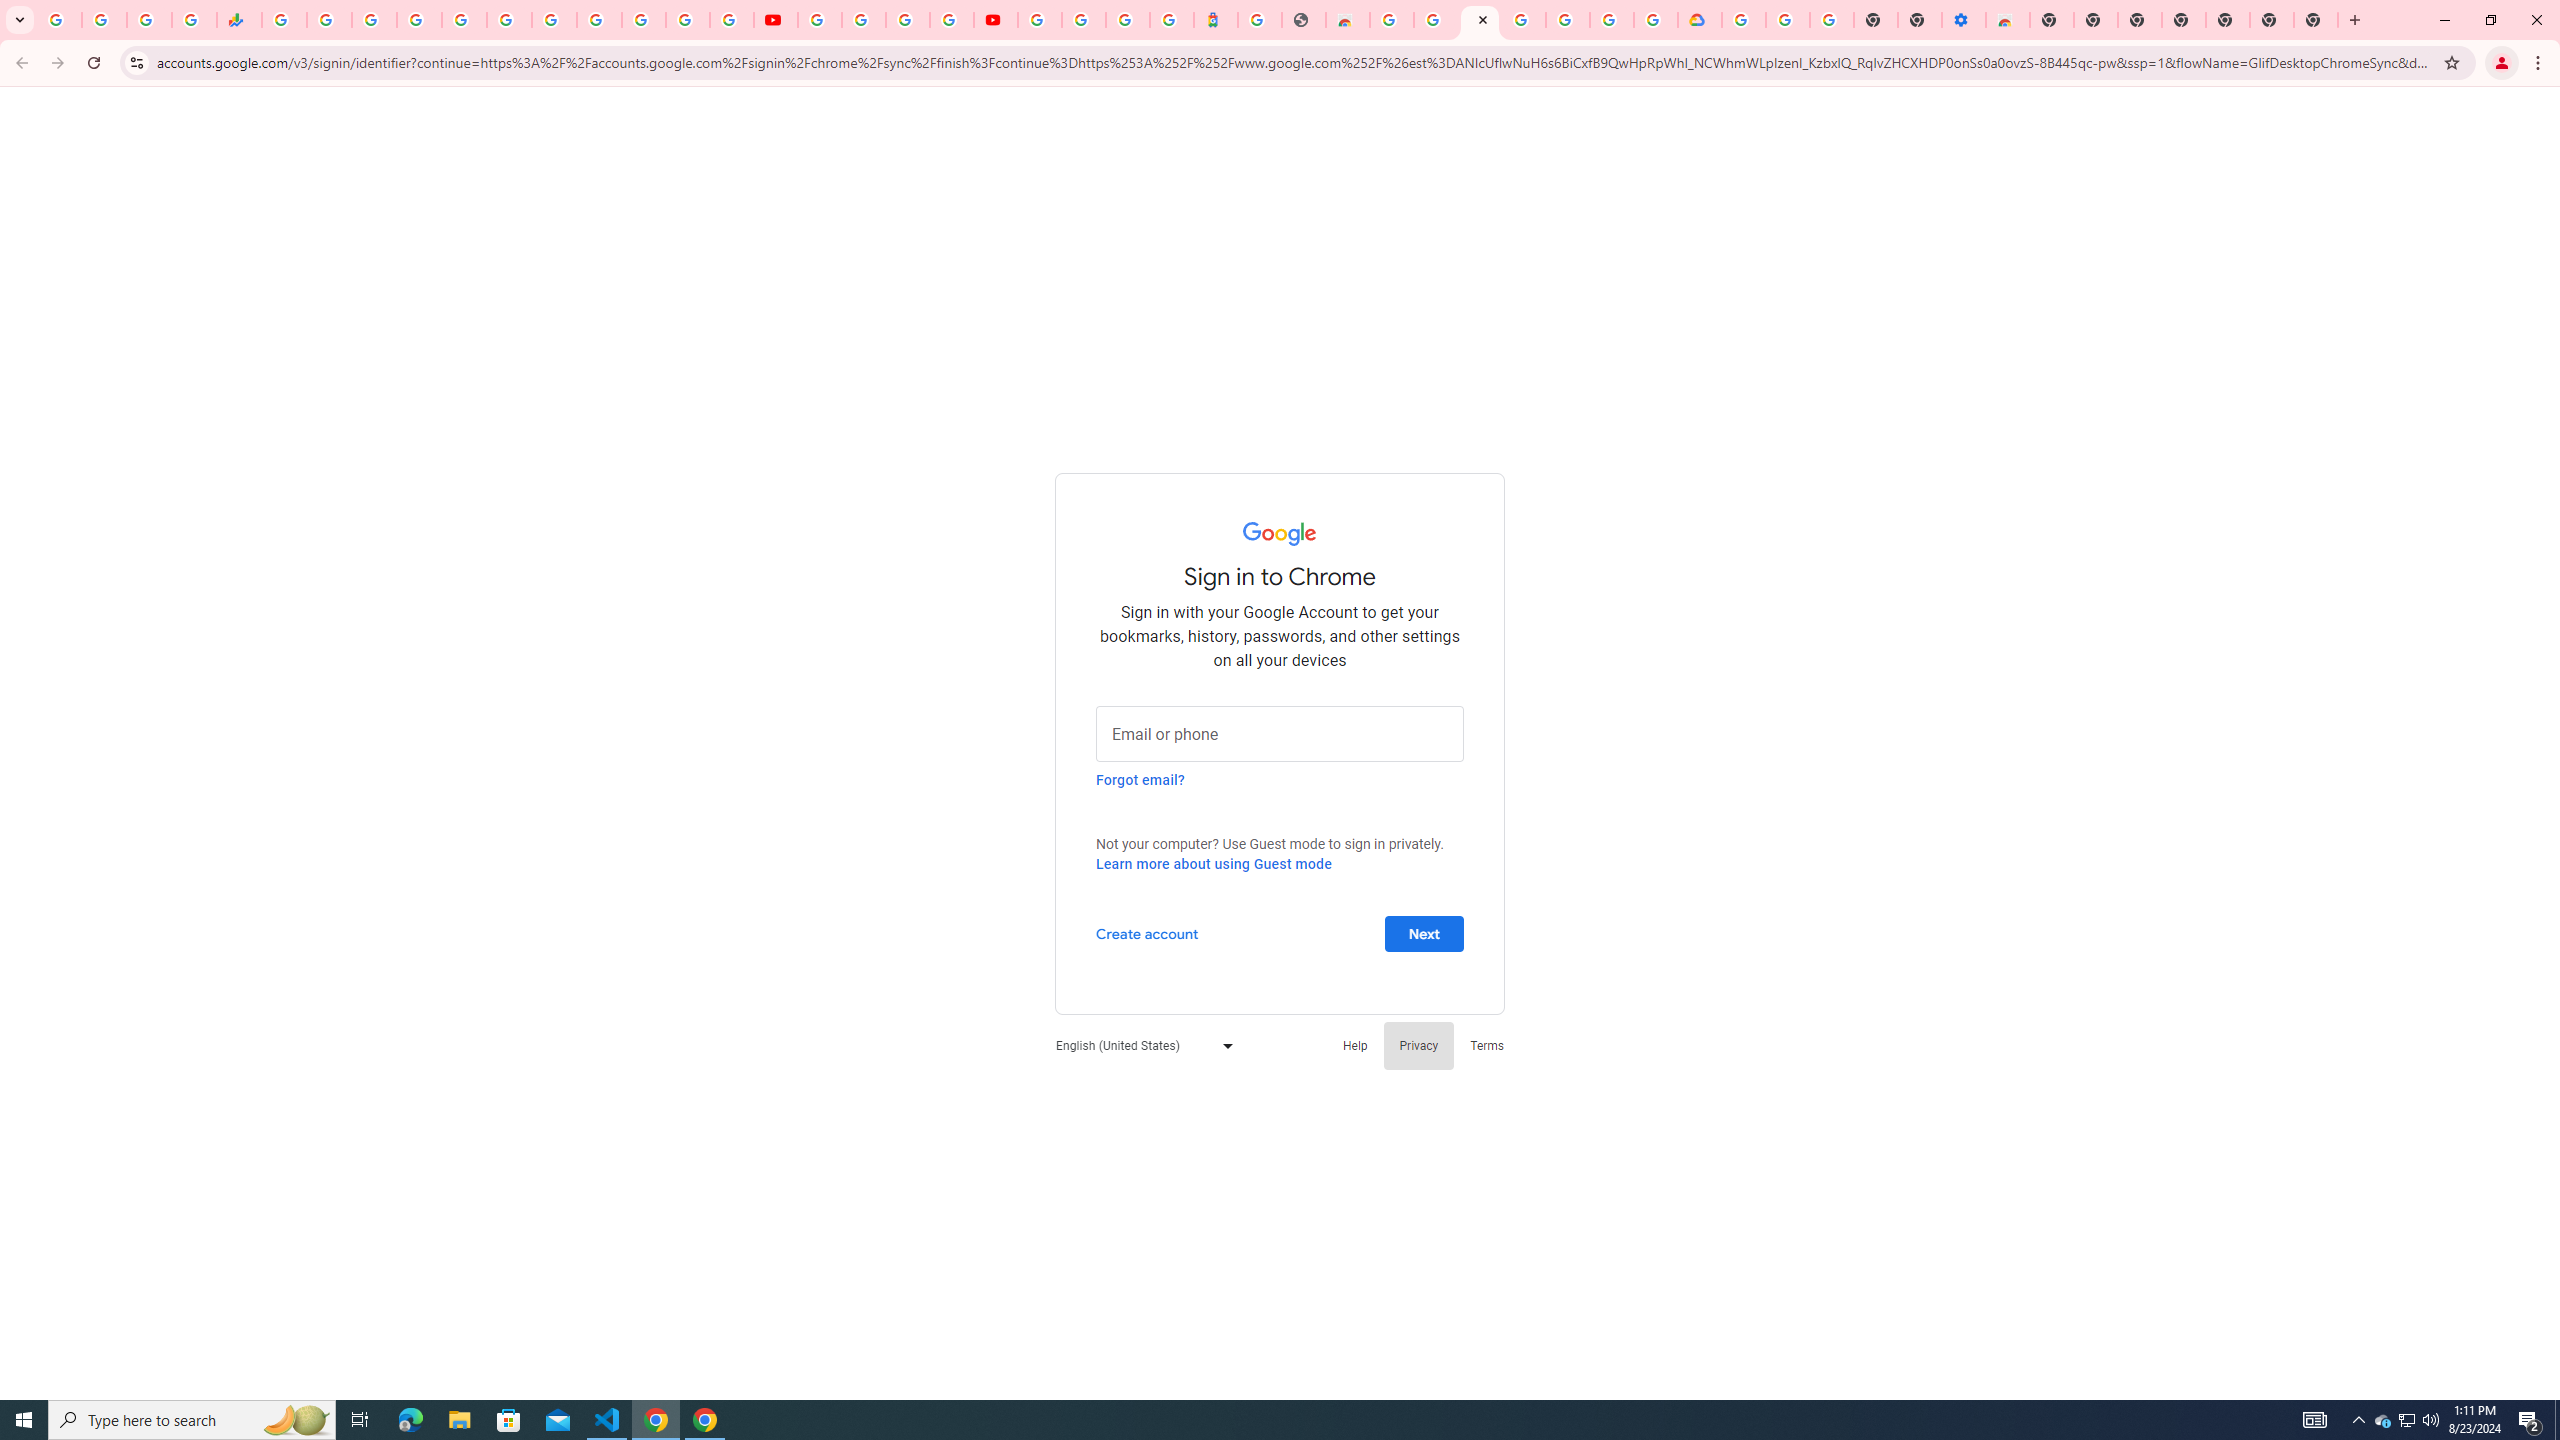 The width and height of the screenshot is (2560, 1440). Describe the element at coordinates (908, 19) in the screenshot. I see `'Create your Google Account'` at that location.